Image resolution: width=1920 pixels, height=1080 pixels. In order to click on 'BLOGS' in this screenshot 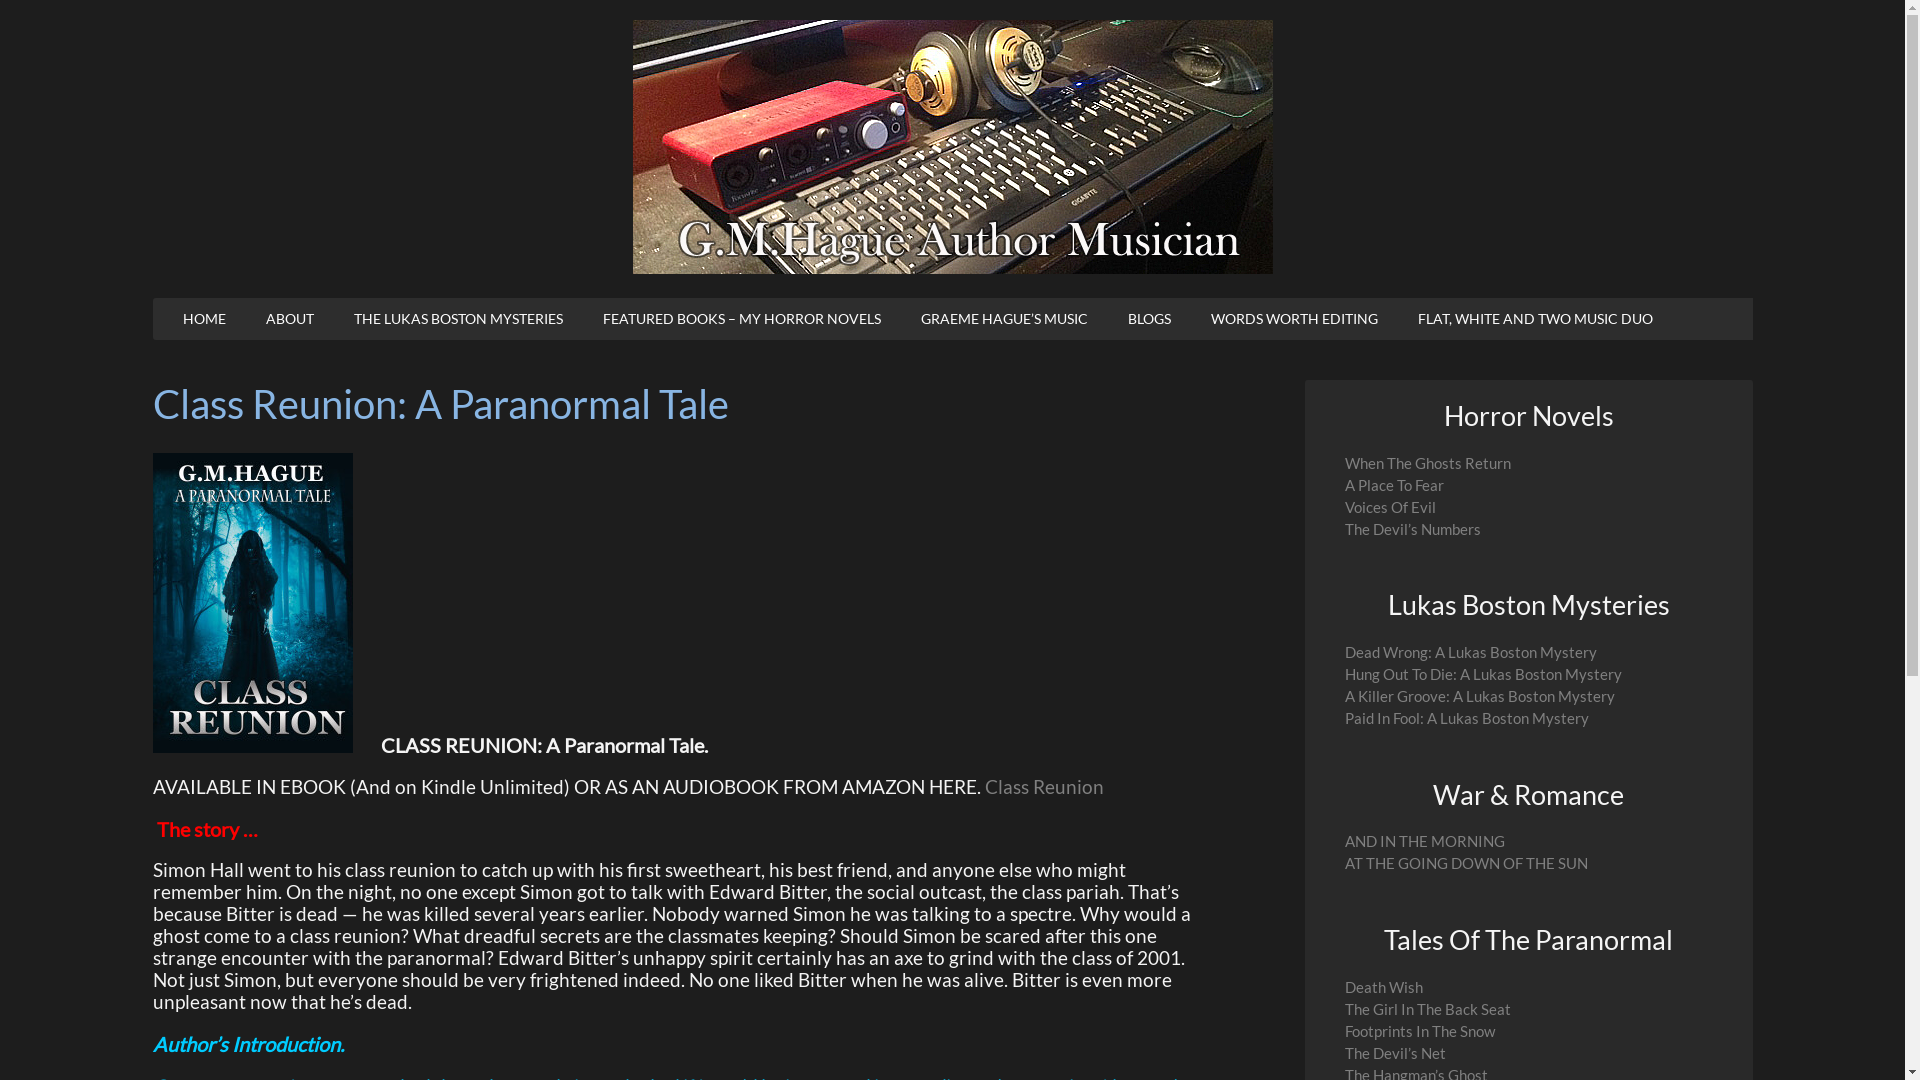, I will do `click(1149, 318)`.